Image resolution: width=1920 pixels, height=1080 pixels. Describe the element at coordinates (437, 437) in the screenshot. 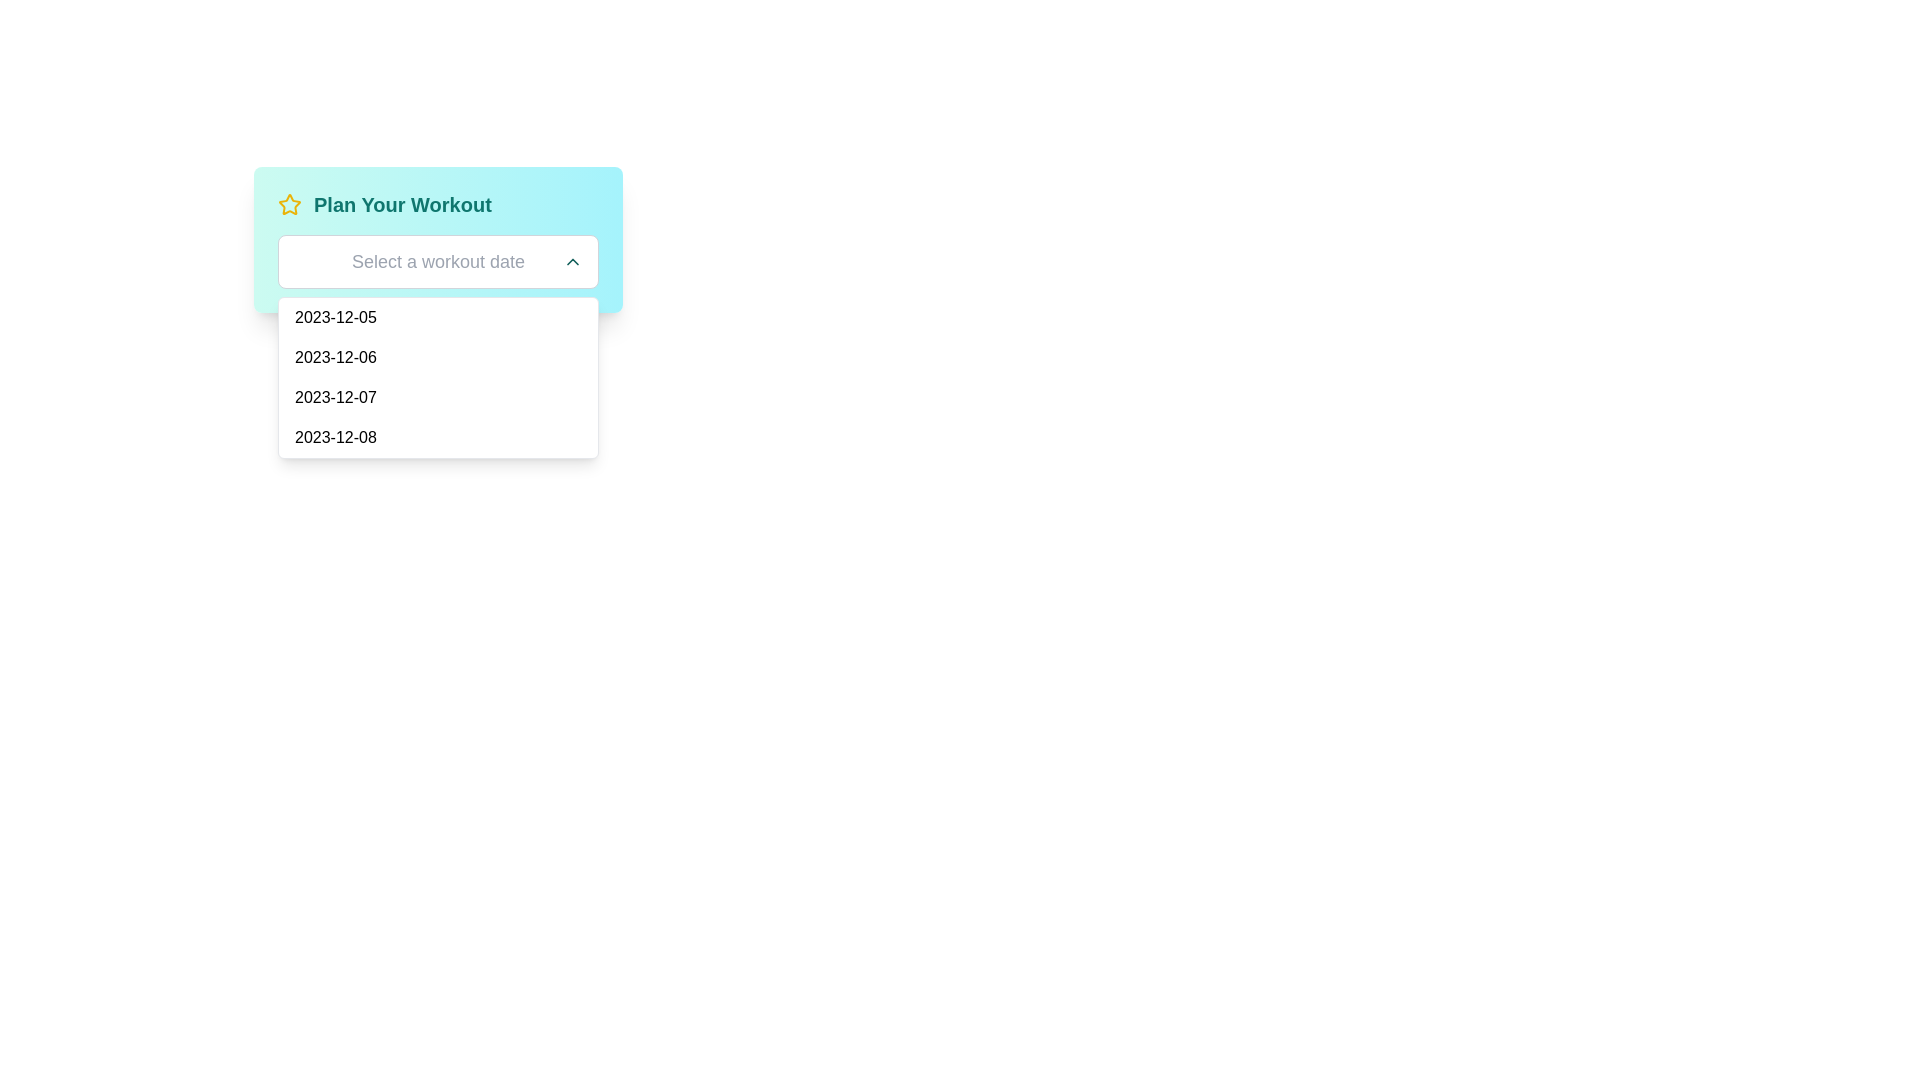

I see `the selectable date list item for '2023-12-08'` at that location.